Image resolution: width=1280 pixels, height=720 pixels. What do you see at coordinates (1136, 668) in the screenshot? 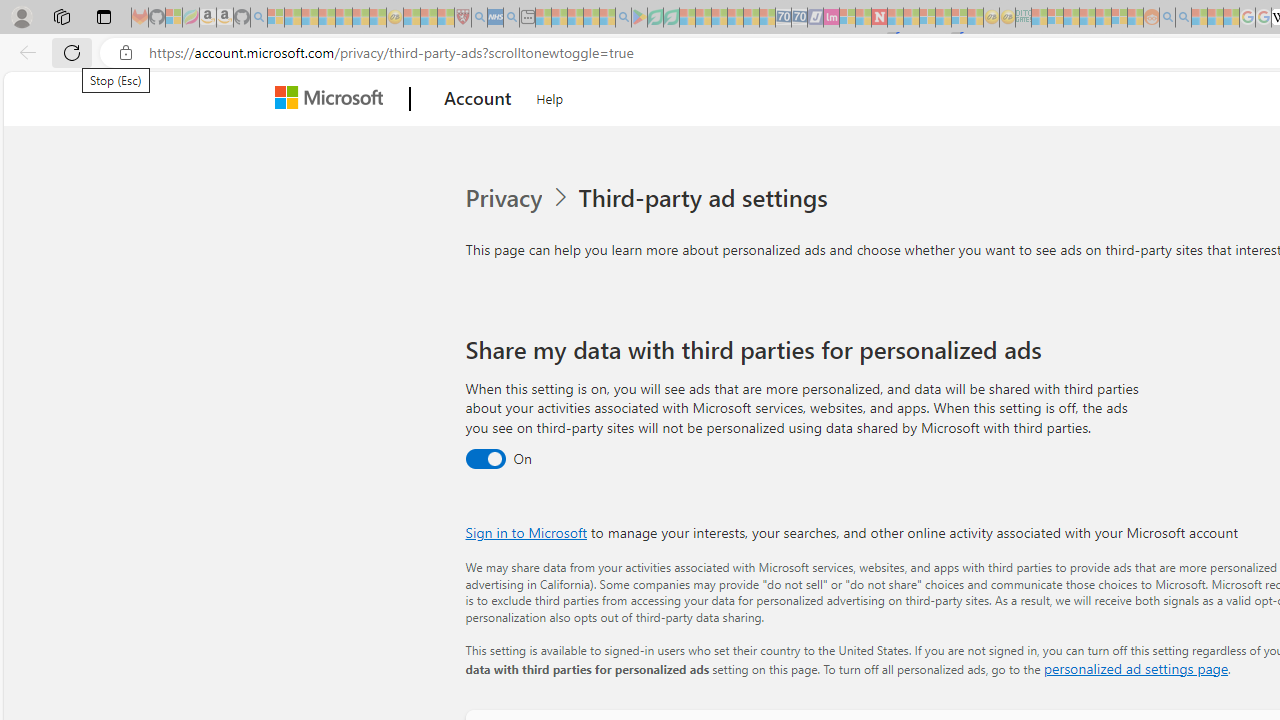
I see `'personalized ad settings page'` at bounding box center [1136, 668].